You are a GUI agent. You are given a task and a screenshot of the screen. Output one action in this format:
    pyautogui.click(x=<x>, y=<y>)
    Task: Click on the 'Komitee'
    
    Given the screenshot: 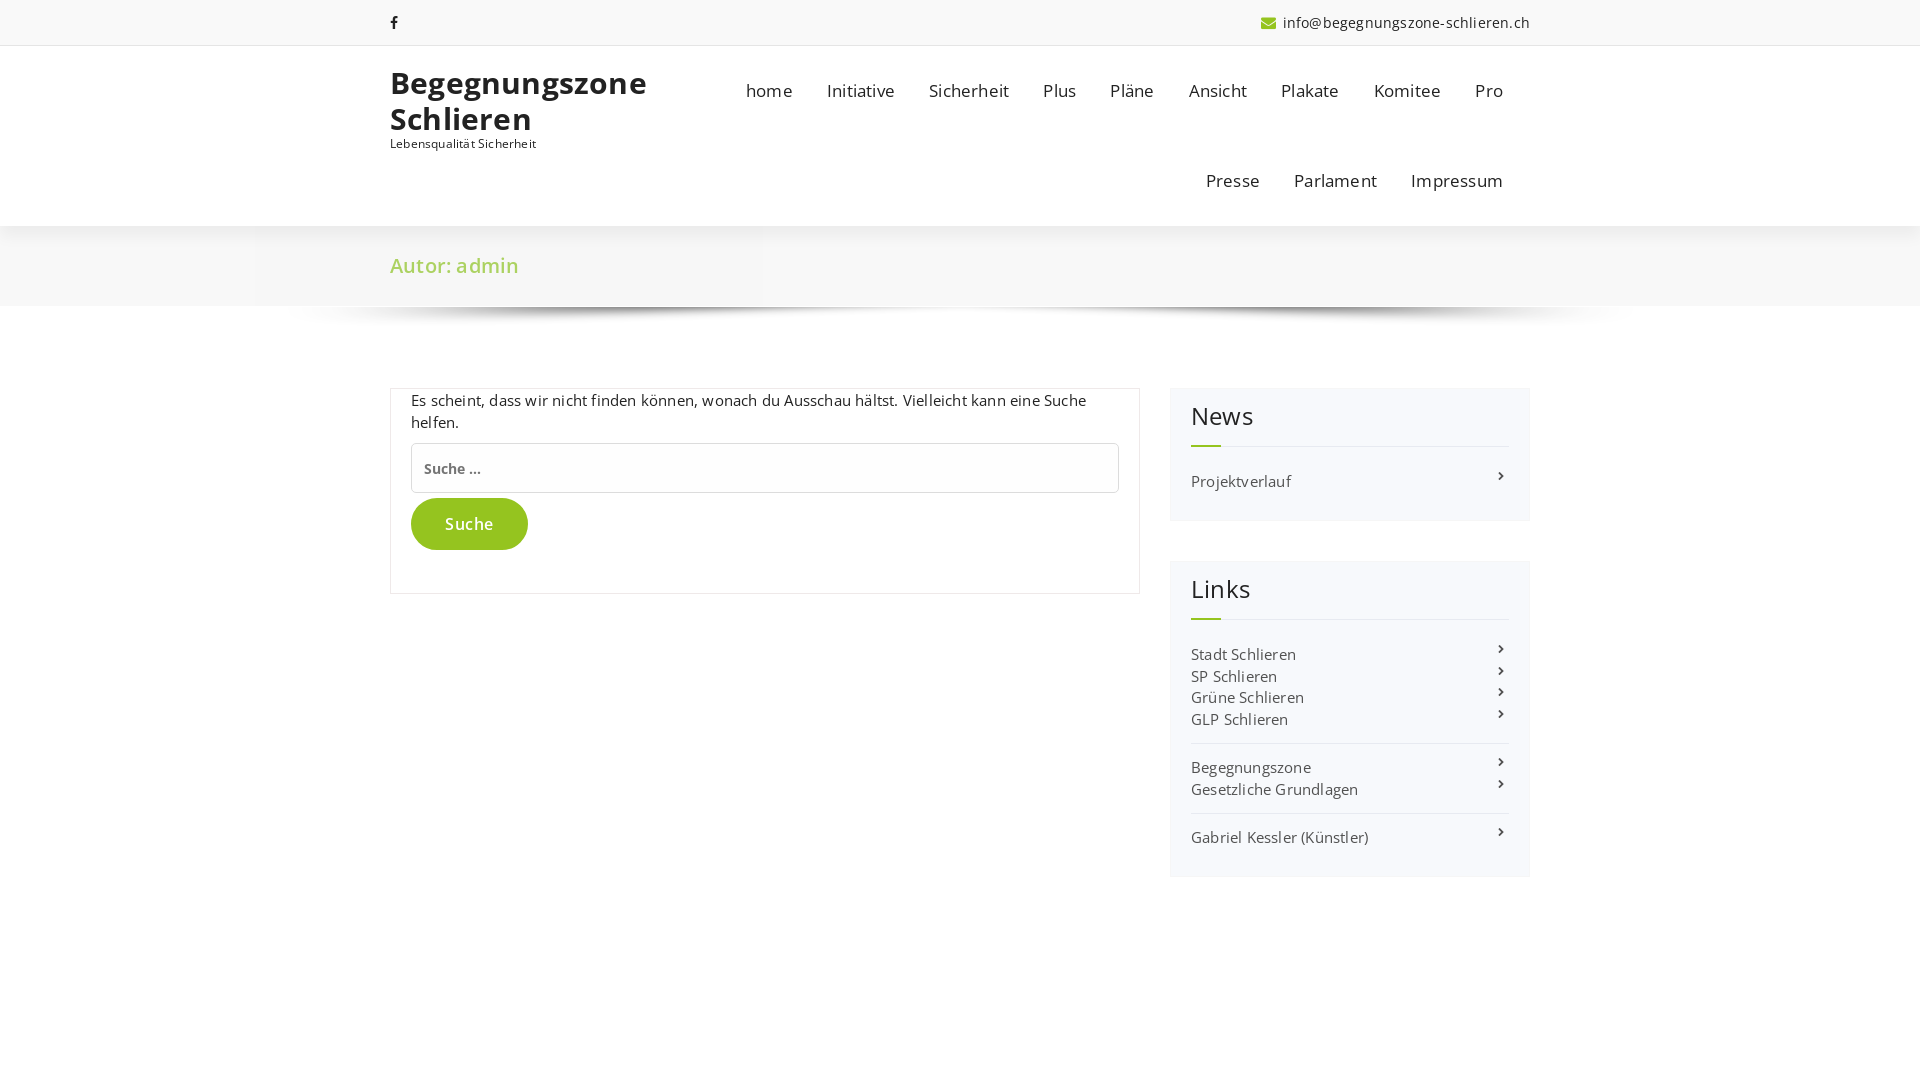 What is the action you would take?
    pyautogui.click(x=1406, y=91)
    